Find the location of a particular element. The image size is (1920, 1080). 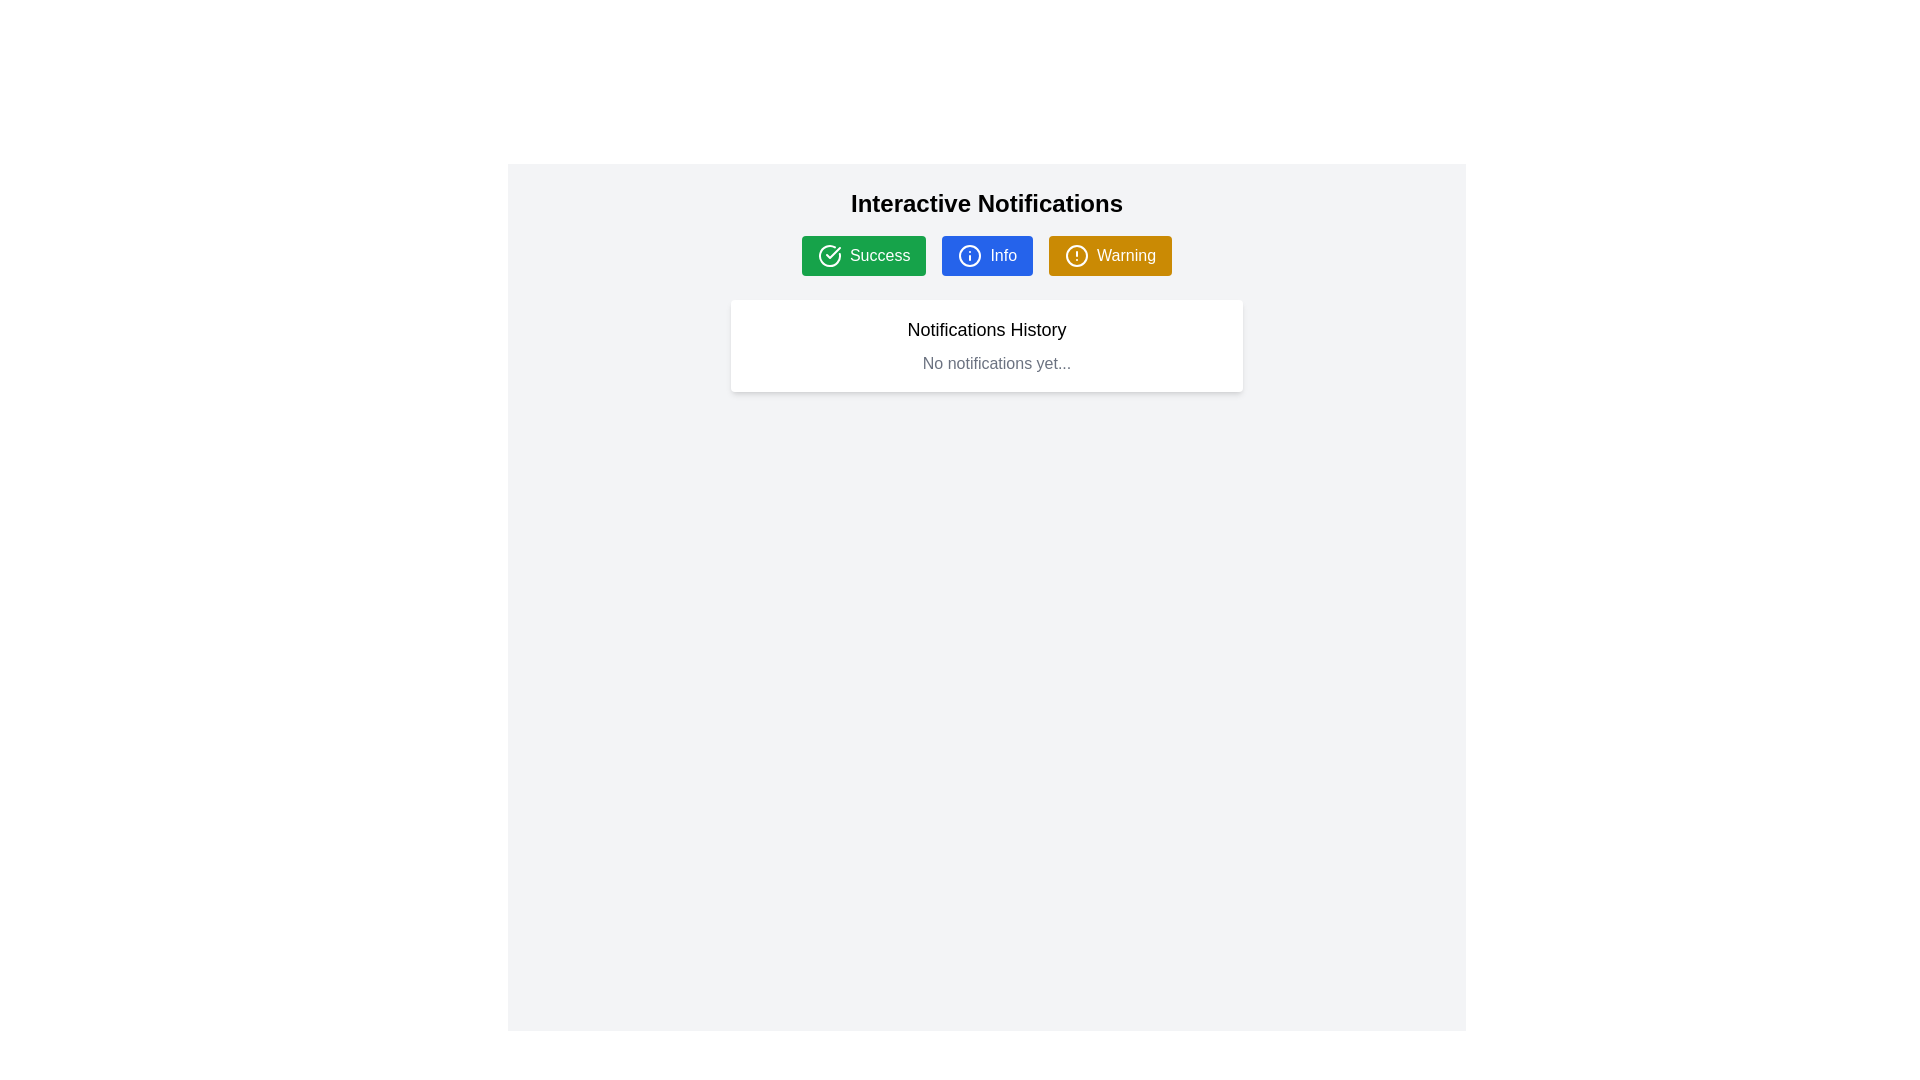

the notification history panel that displays the current state of notifications, located below the 'Interactive Notifications' heading and the buttons labeled 'Success', 'Info', and 'Warning' is located at coordinates (987, 345).